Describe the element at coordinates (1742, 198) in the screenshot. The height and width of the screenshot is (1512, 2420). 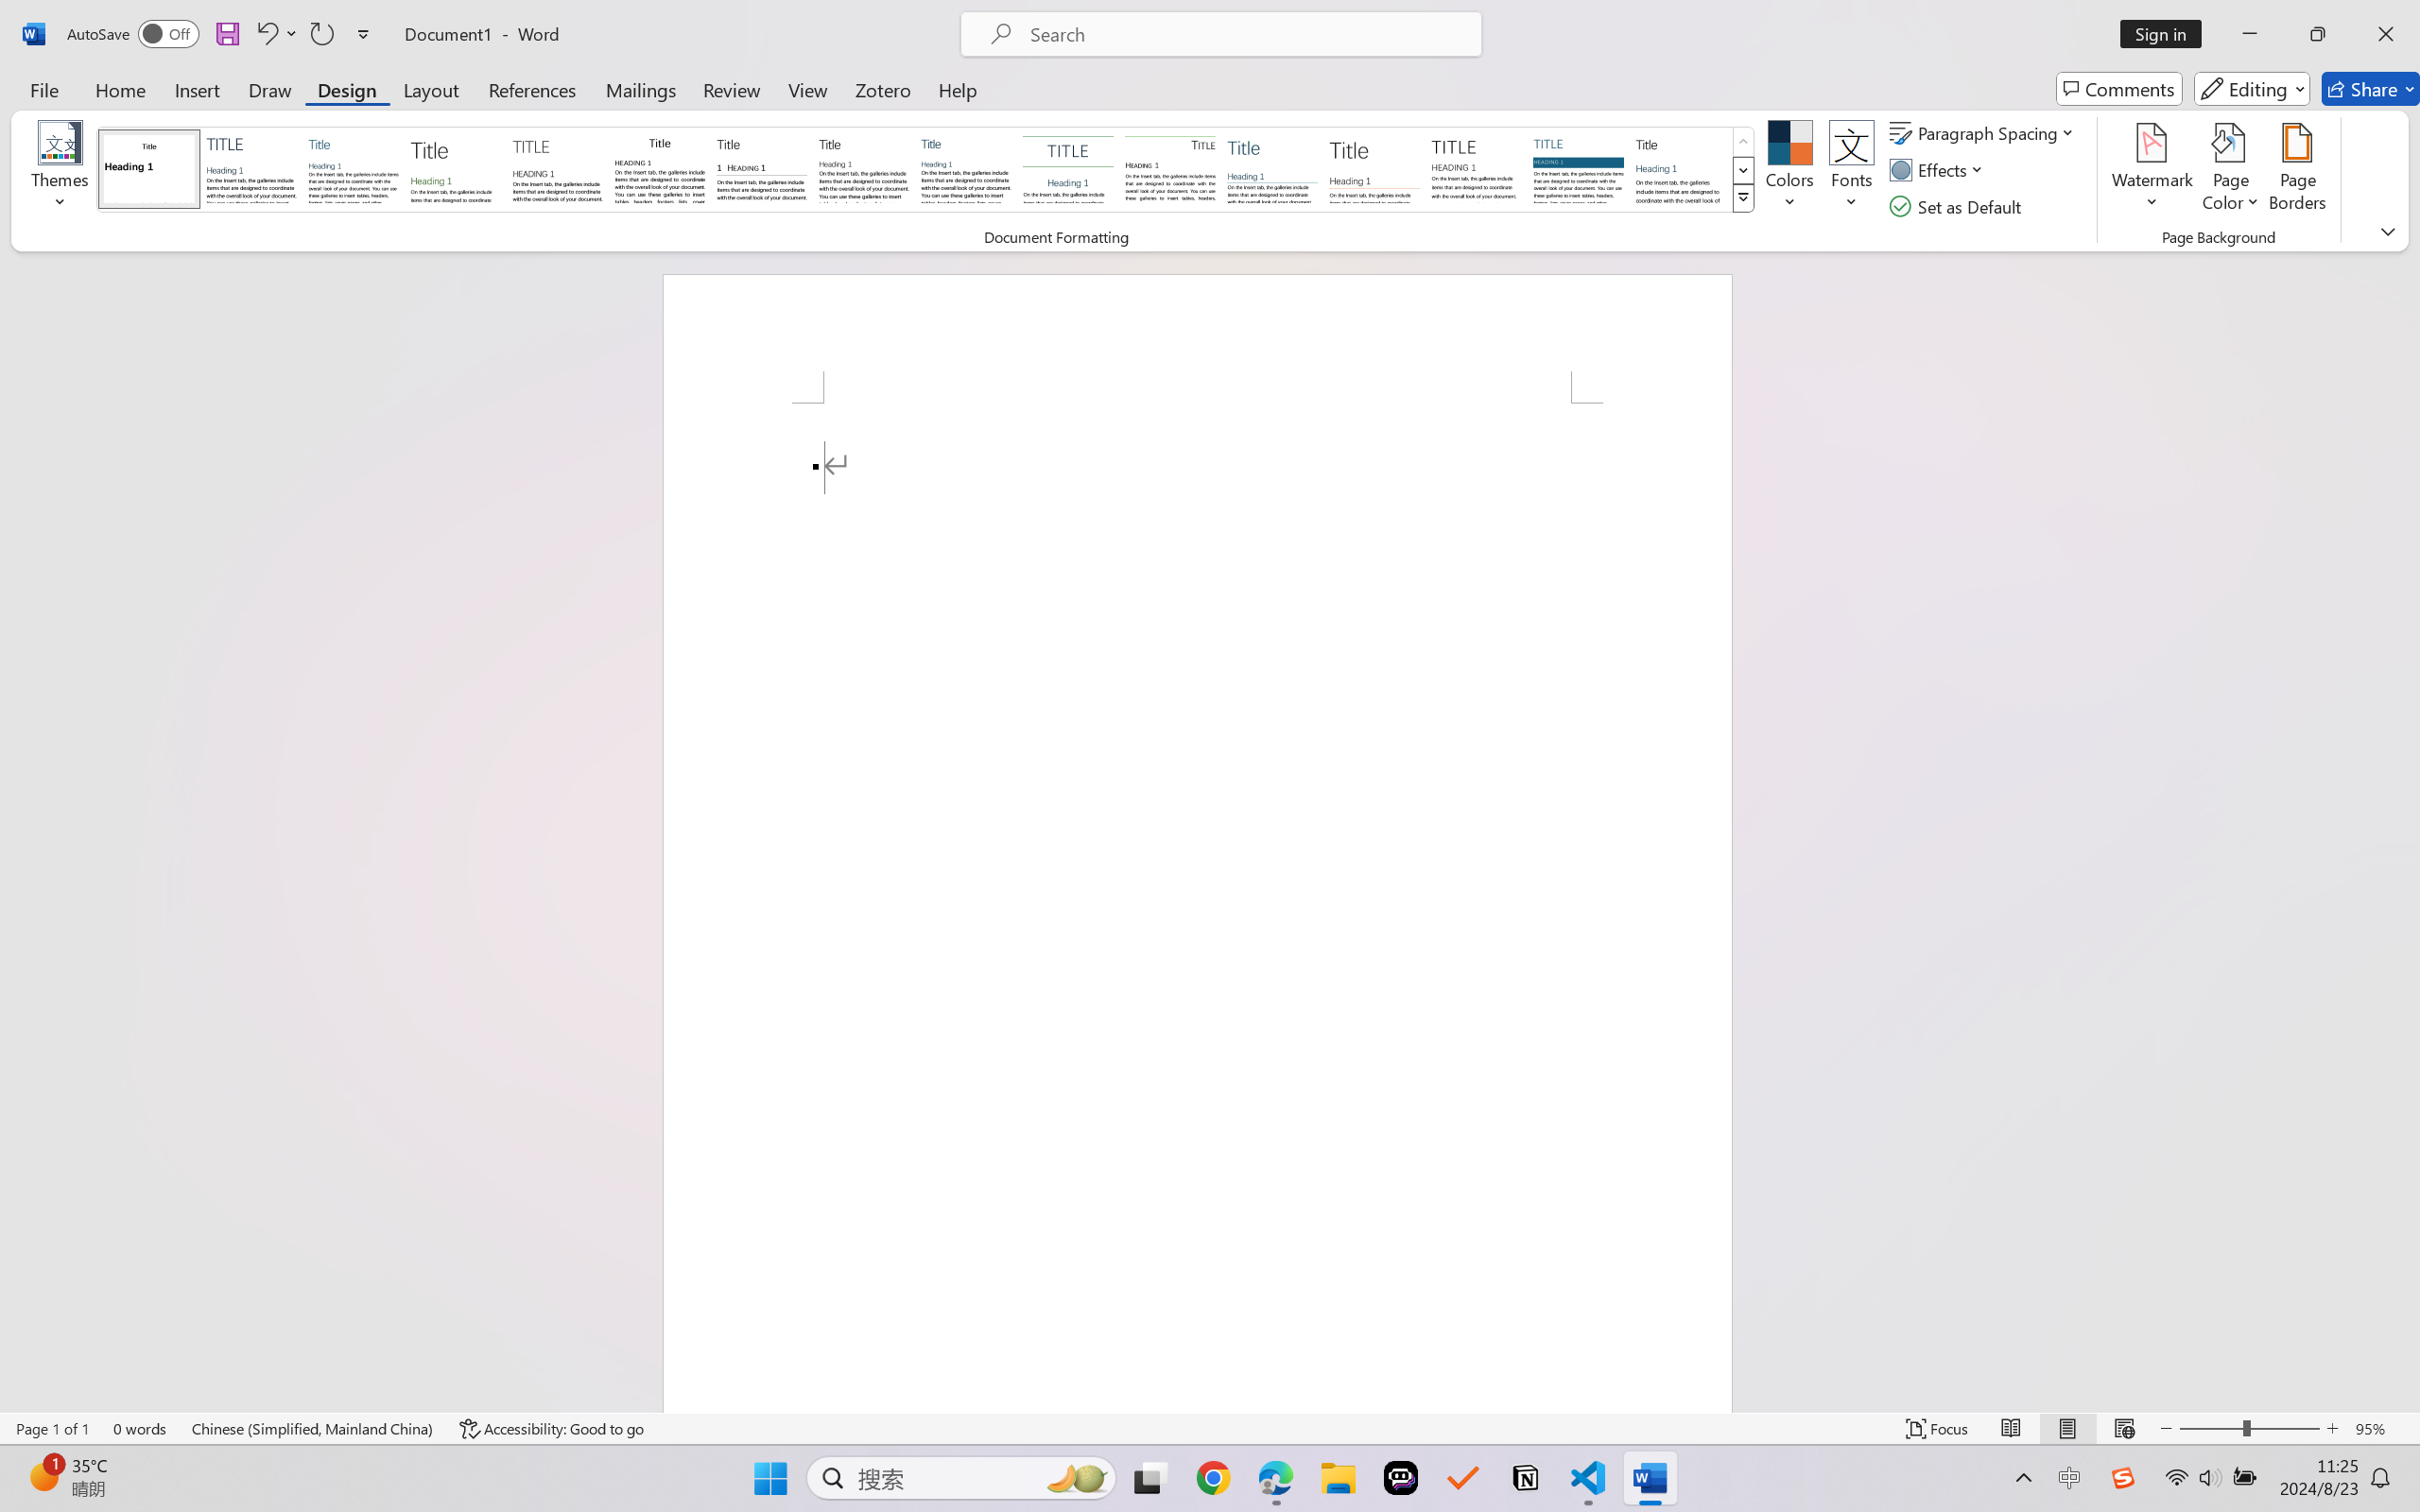
I see `'Style Set'` at that location.